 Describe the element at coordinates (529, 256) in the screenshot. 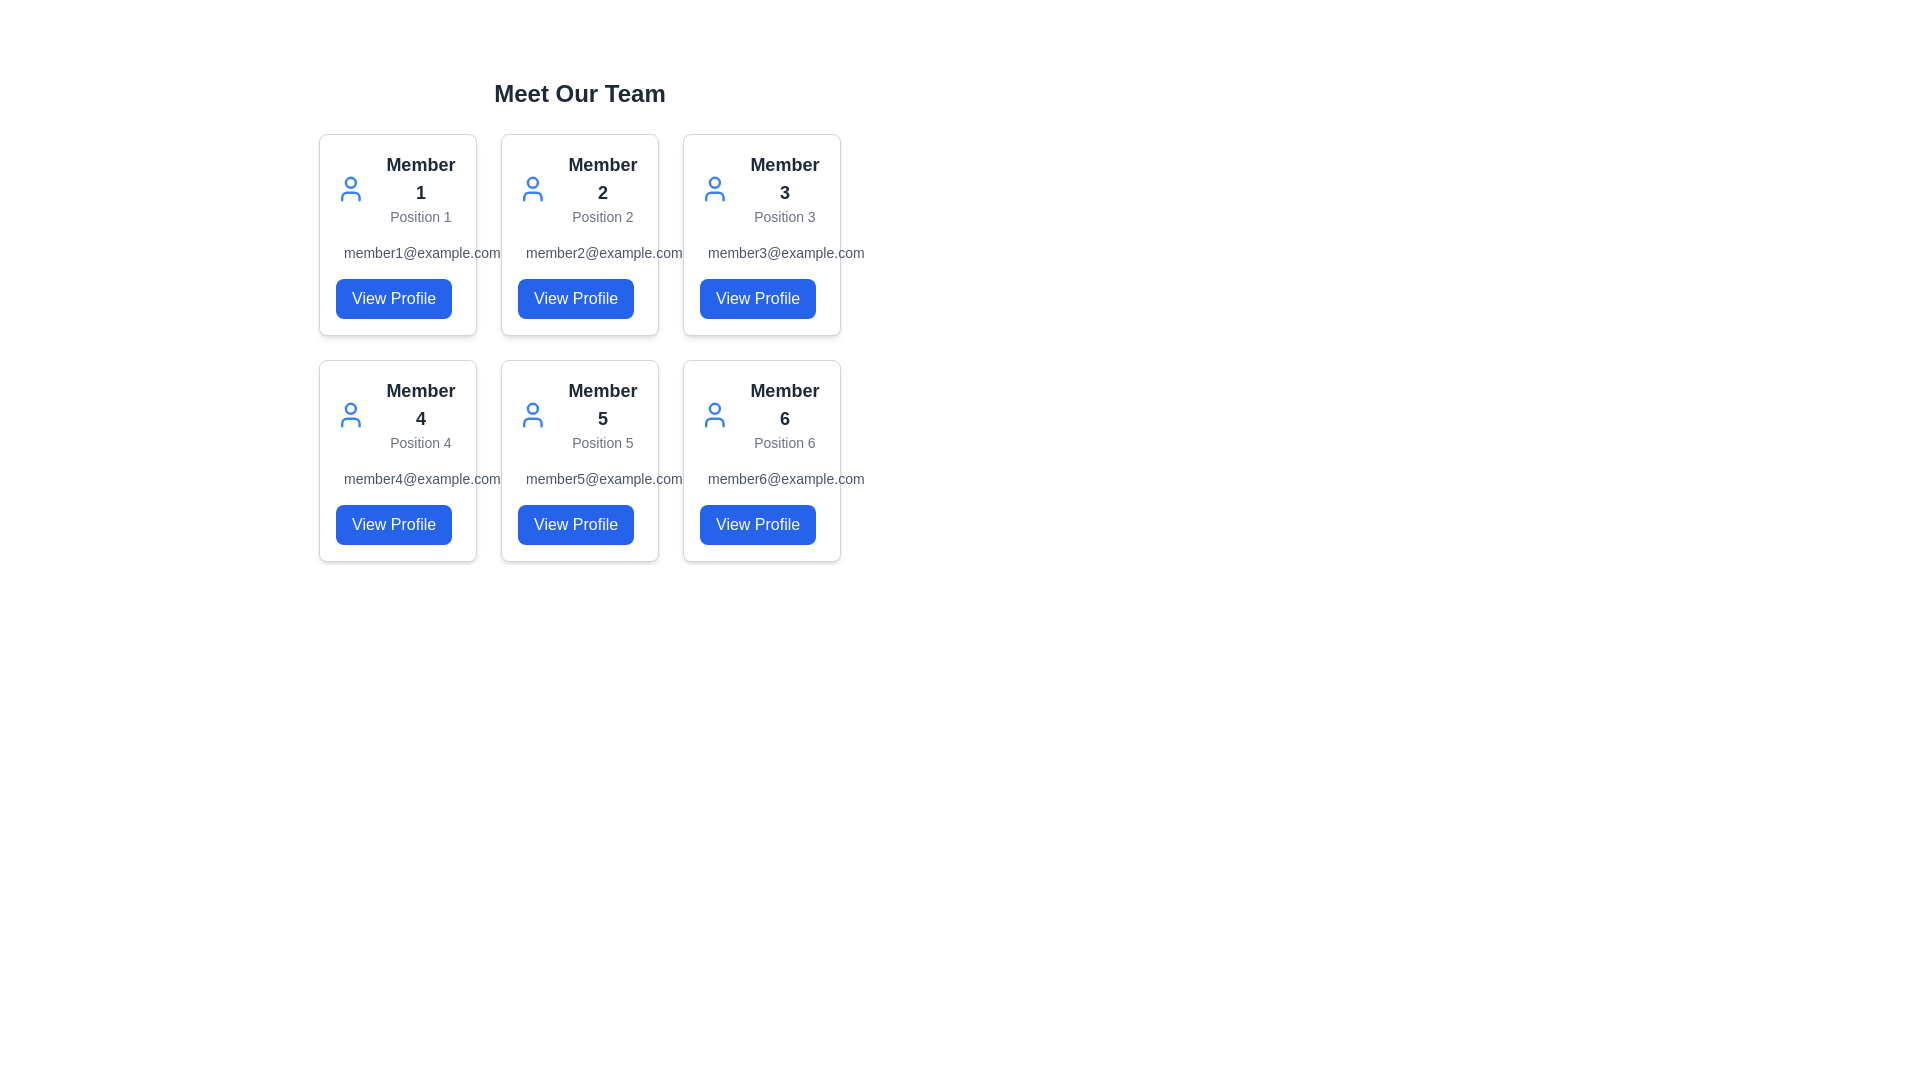

I see `the SVG rectangle that represents the email feature within the 'Member 2' card to activate email-related features` at that location.